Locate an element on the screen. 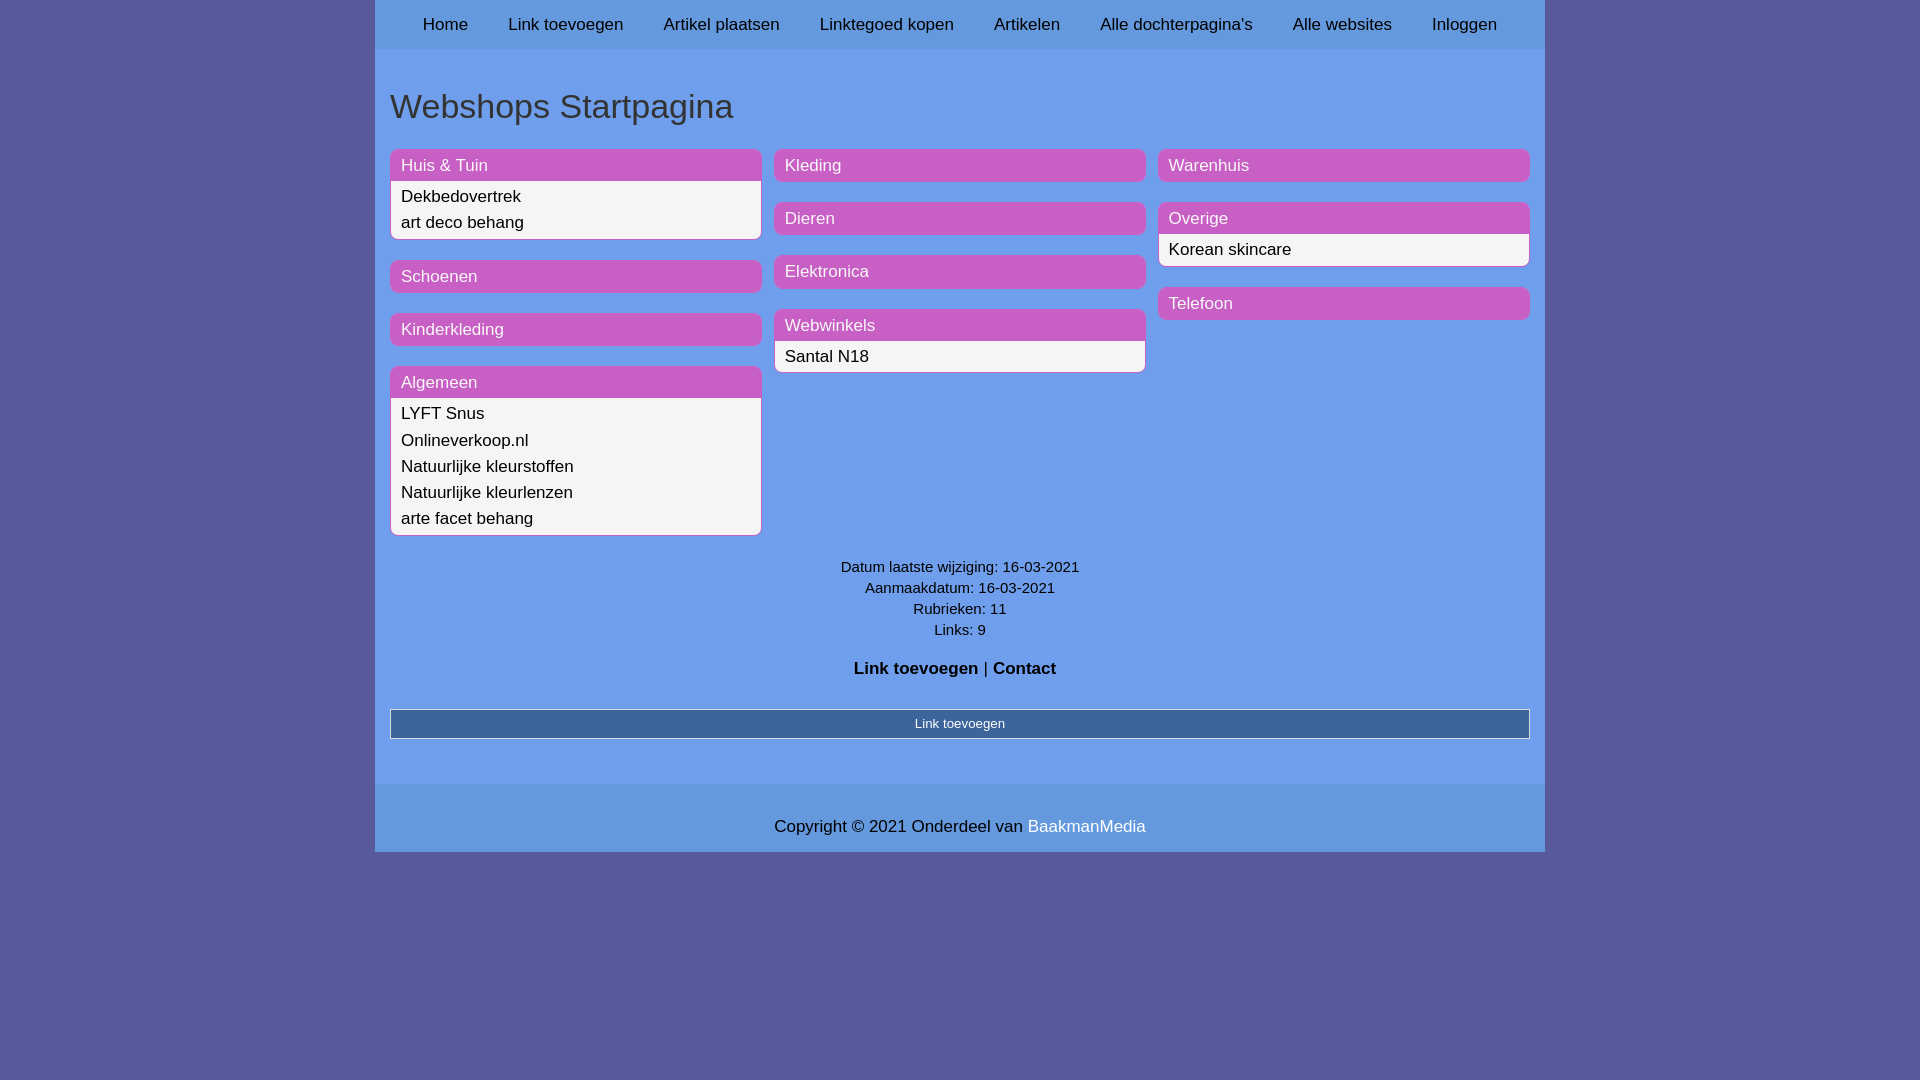 This screenshot has width=1920, height=1080. 'arte facet behang' is located at coordinates (465, 517).